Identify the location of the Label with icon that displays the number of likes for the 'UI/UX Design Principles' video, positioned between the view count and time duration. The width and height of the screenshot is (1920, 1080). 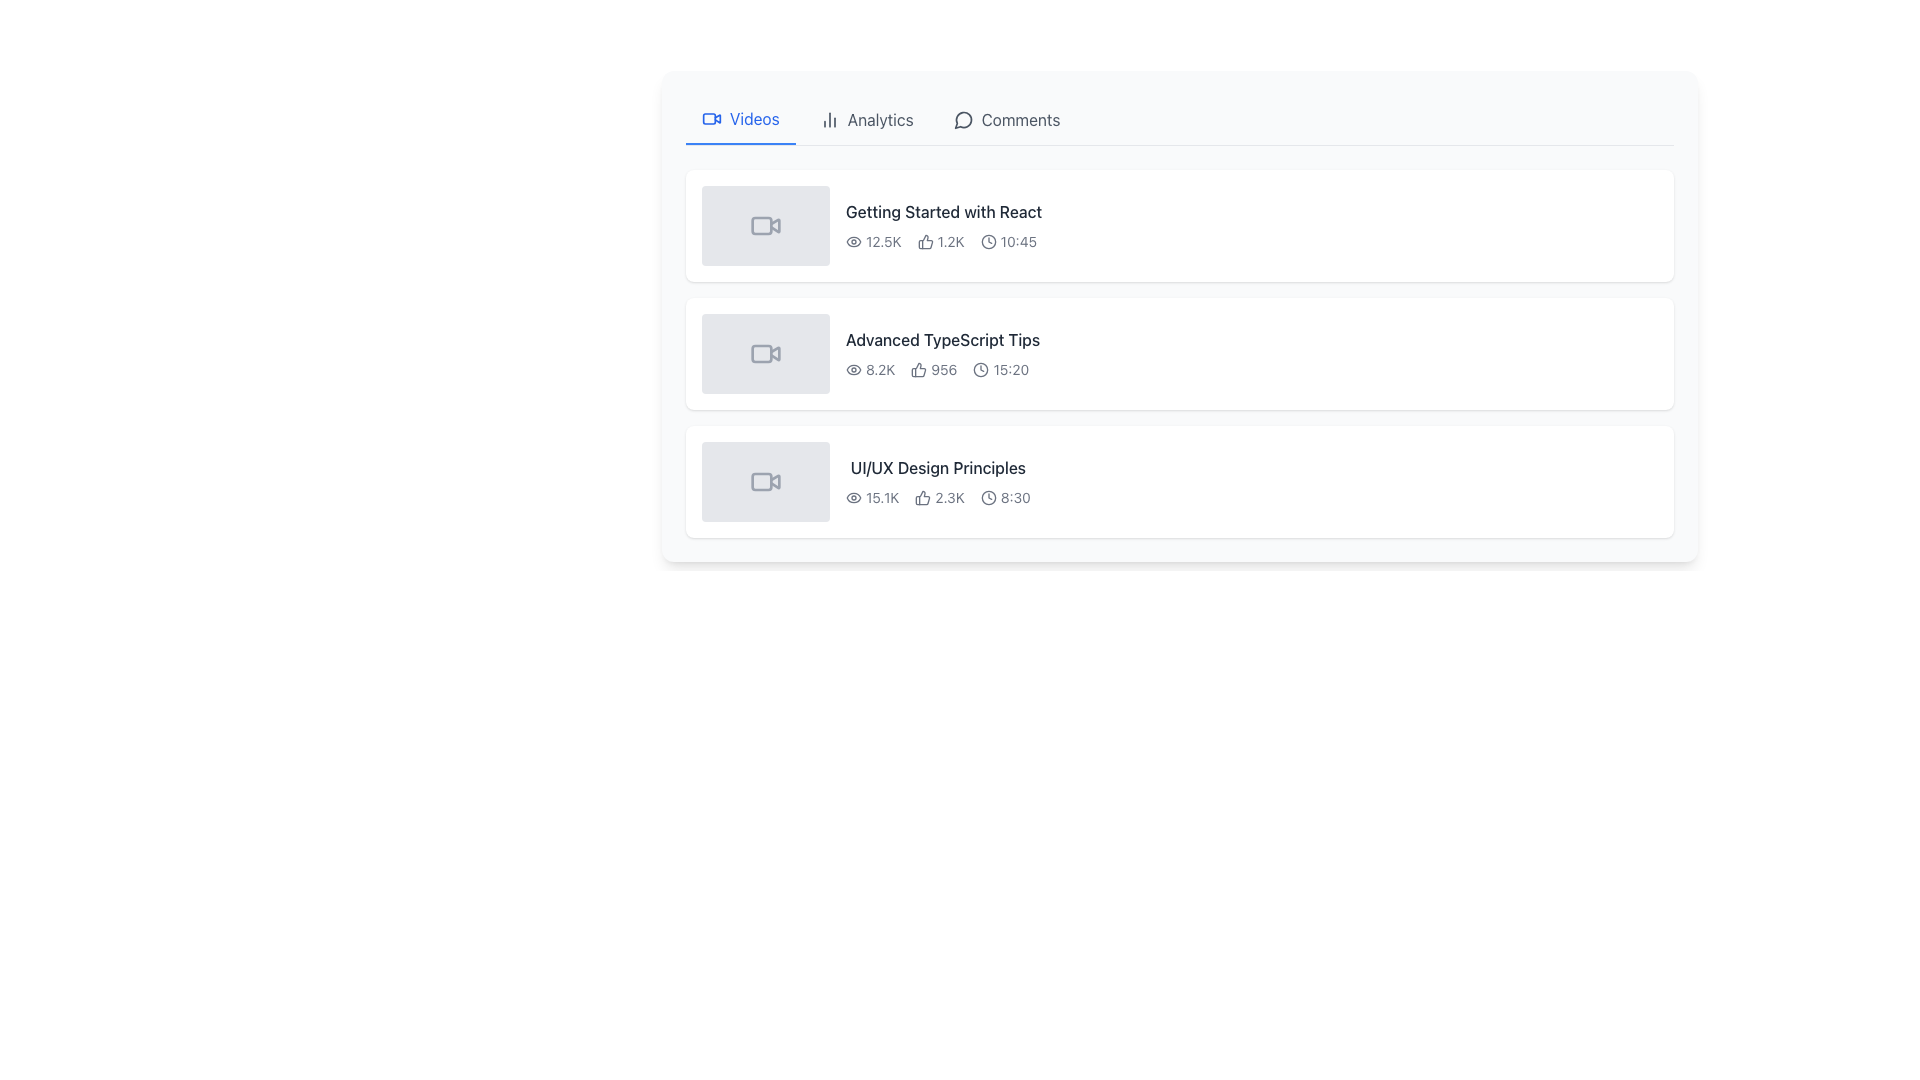
(939, 496).